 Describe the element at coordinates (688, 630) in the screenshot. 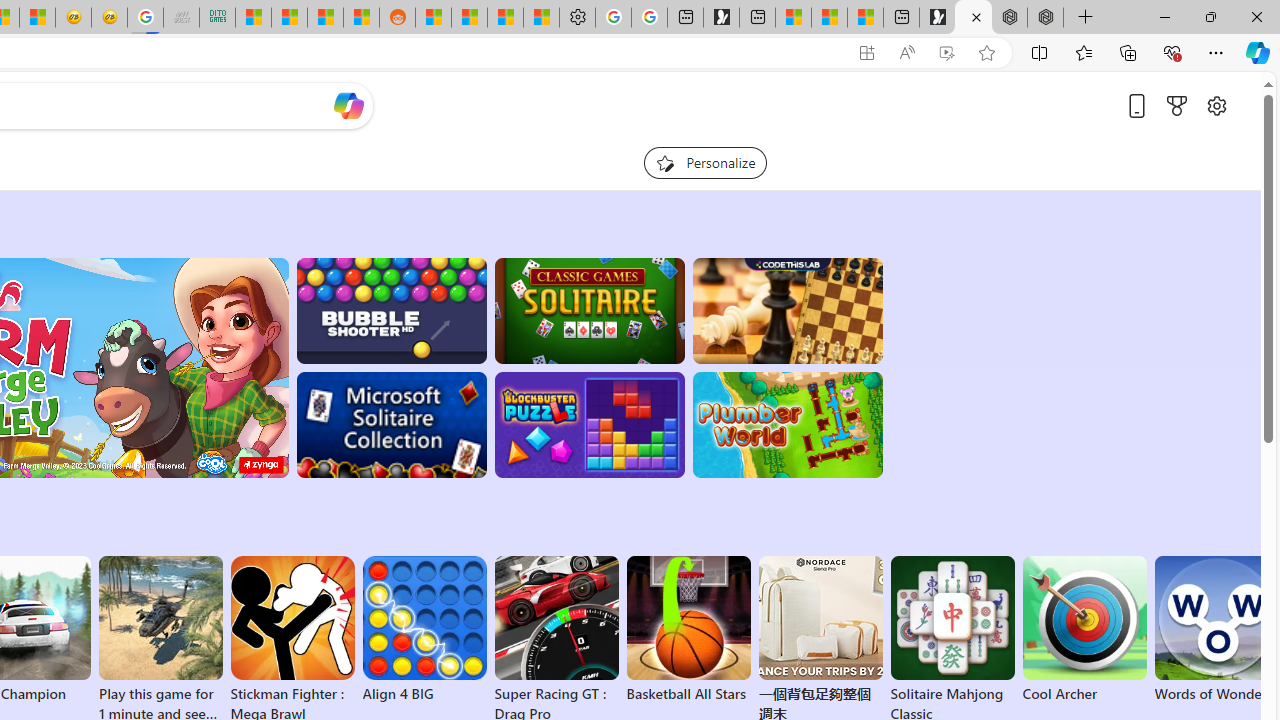

I see `'Basketball All Stars'` at that location.